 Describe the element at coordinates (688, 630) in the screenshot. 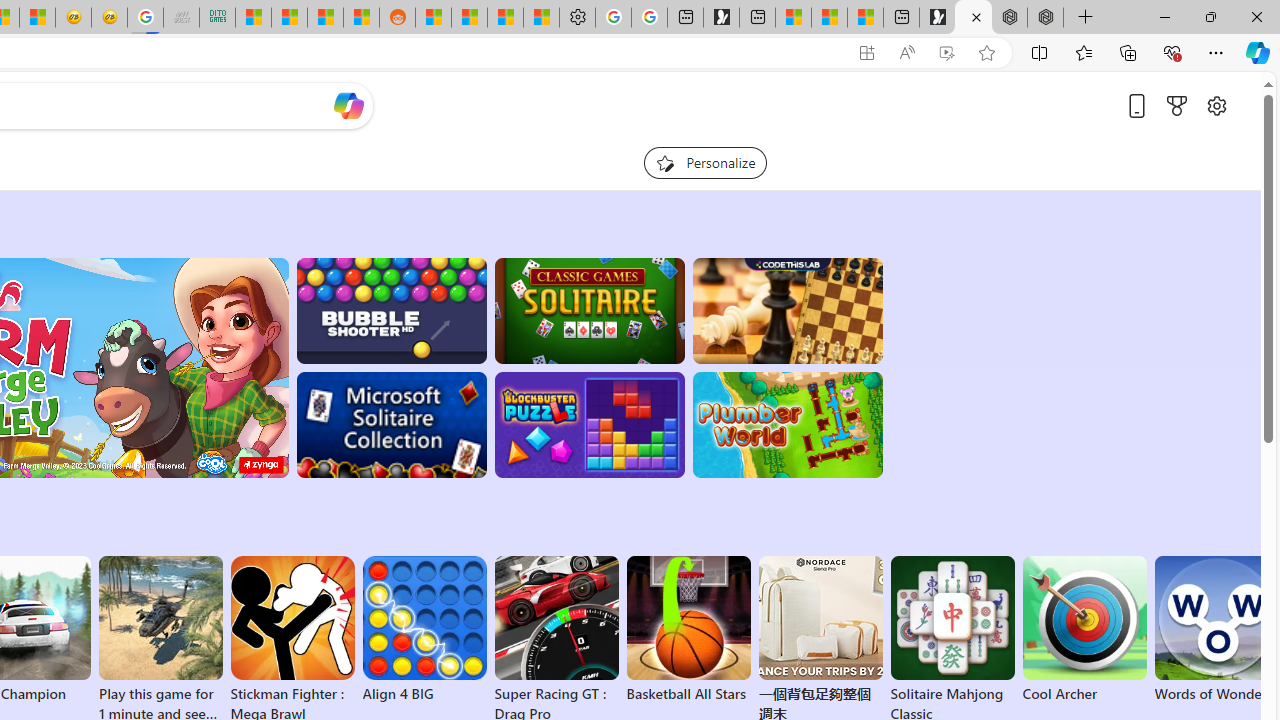

I see `'Basketball All Stars'` at that location.